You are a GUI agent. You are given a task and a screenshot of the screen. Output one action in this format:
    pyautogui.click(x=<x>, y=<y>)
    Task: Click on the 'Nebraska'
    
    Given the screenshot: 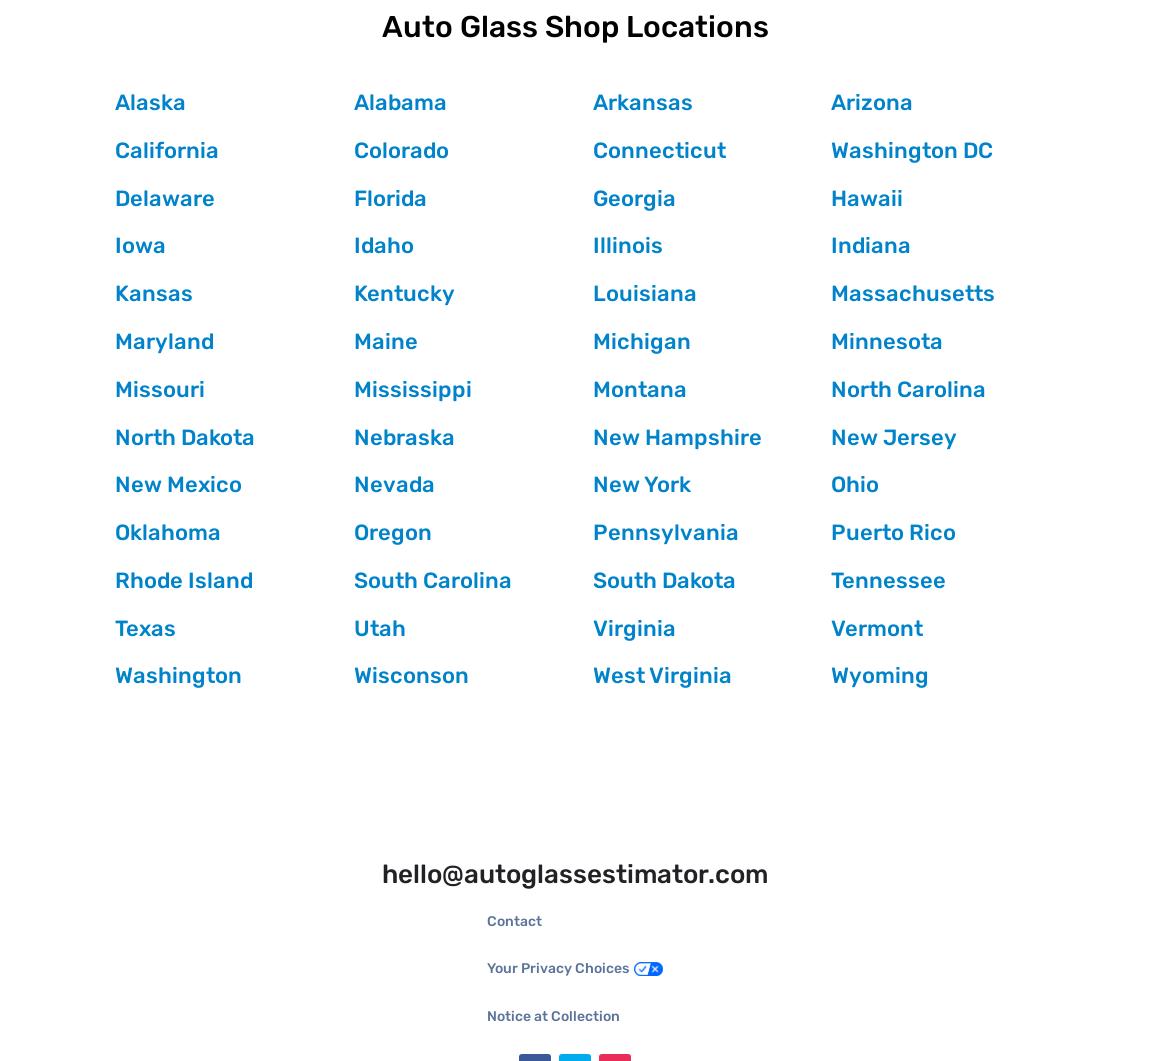 What is the action you would take?
    pyautogui.click(x=403, y=436)
    